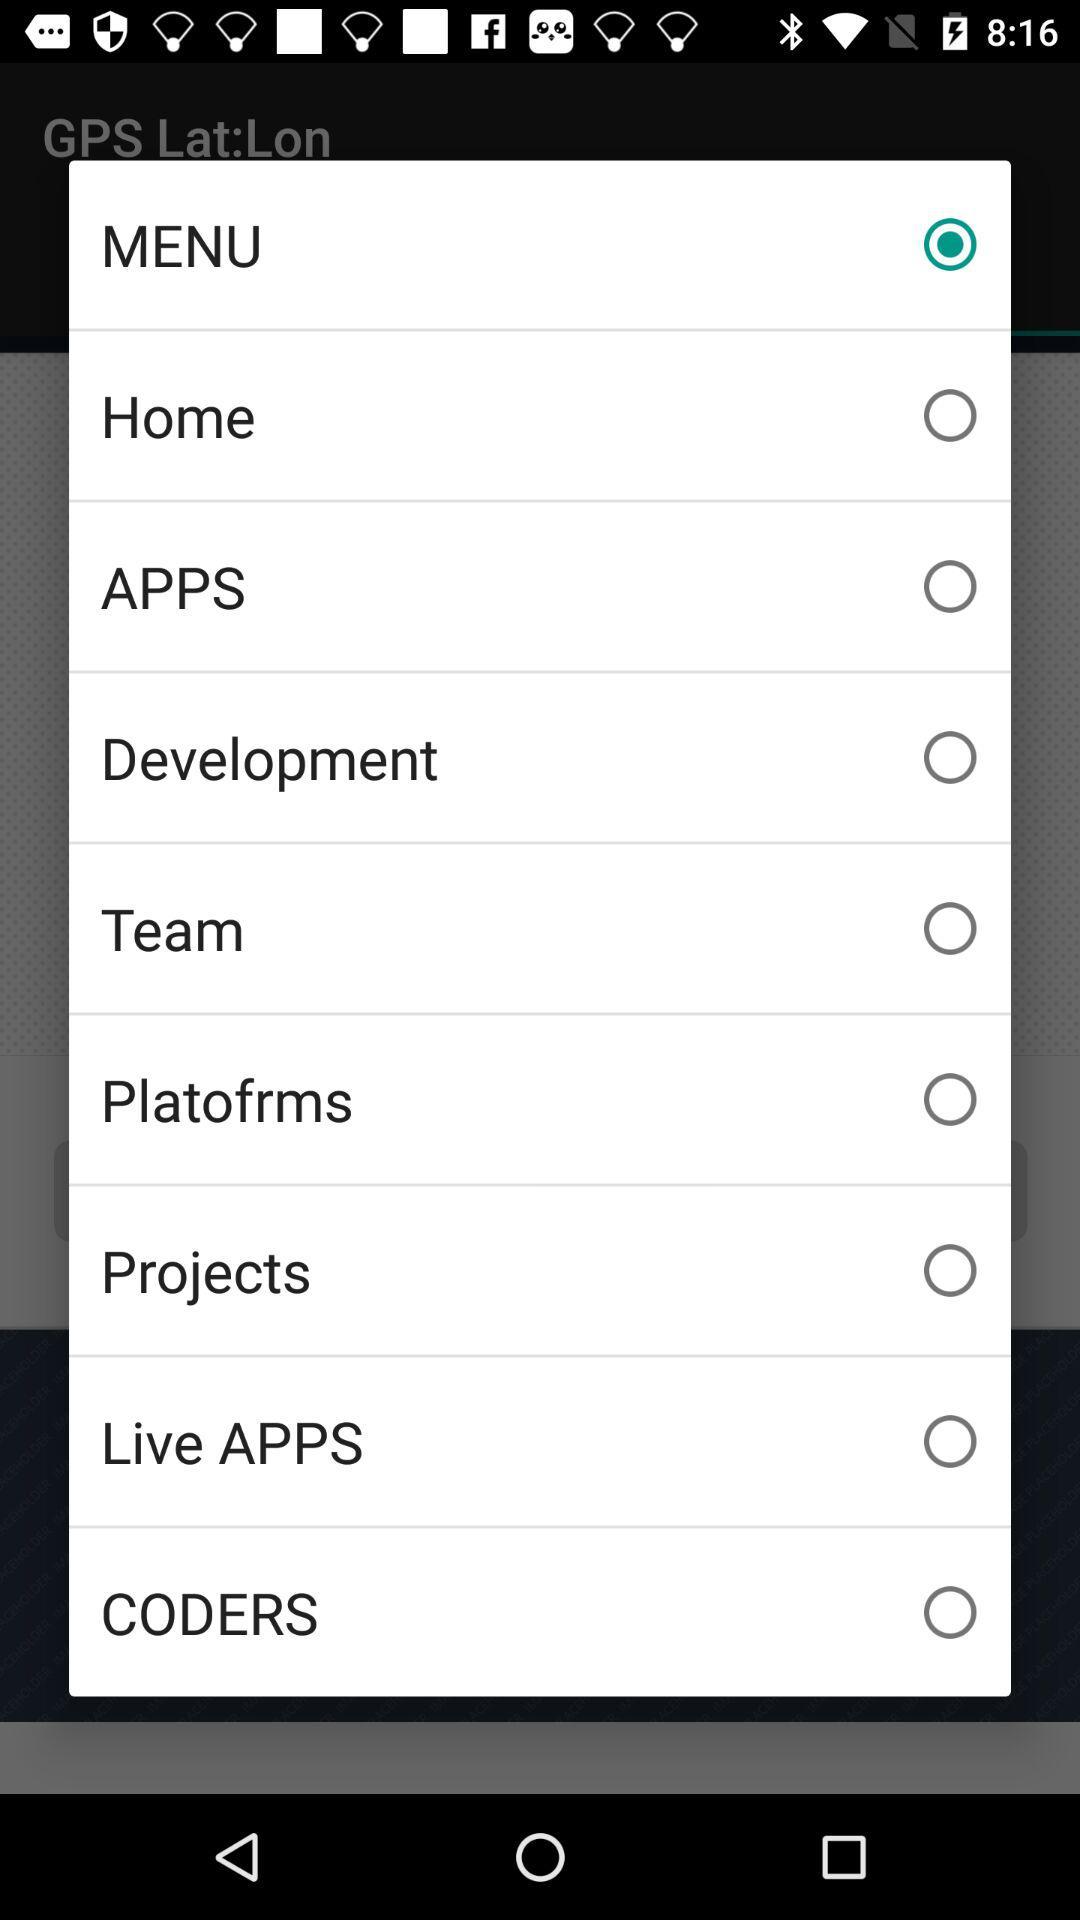  Describe the element at coordinates (540, 756) in the screenshot. I see `the icon below the apps item` at that location.